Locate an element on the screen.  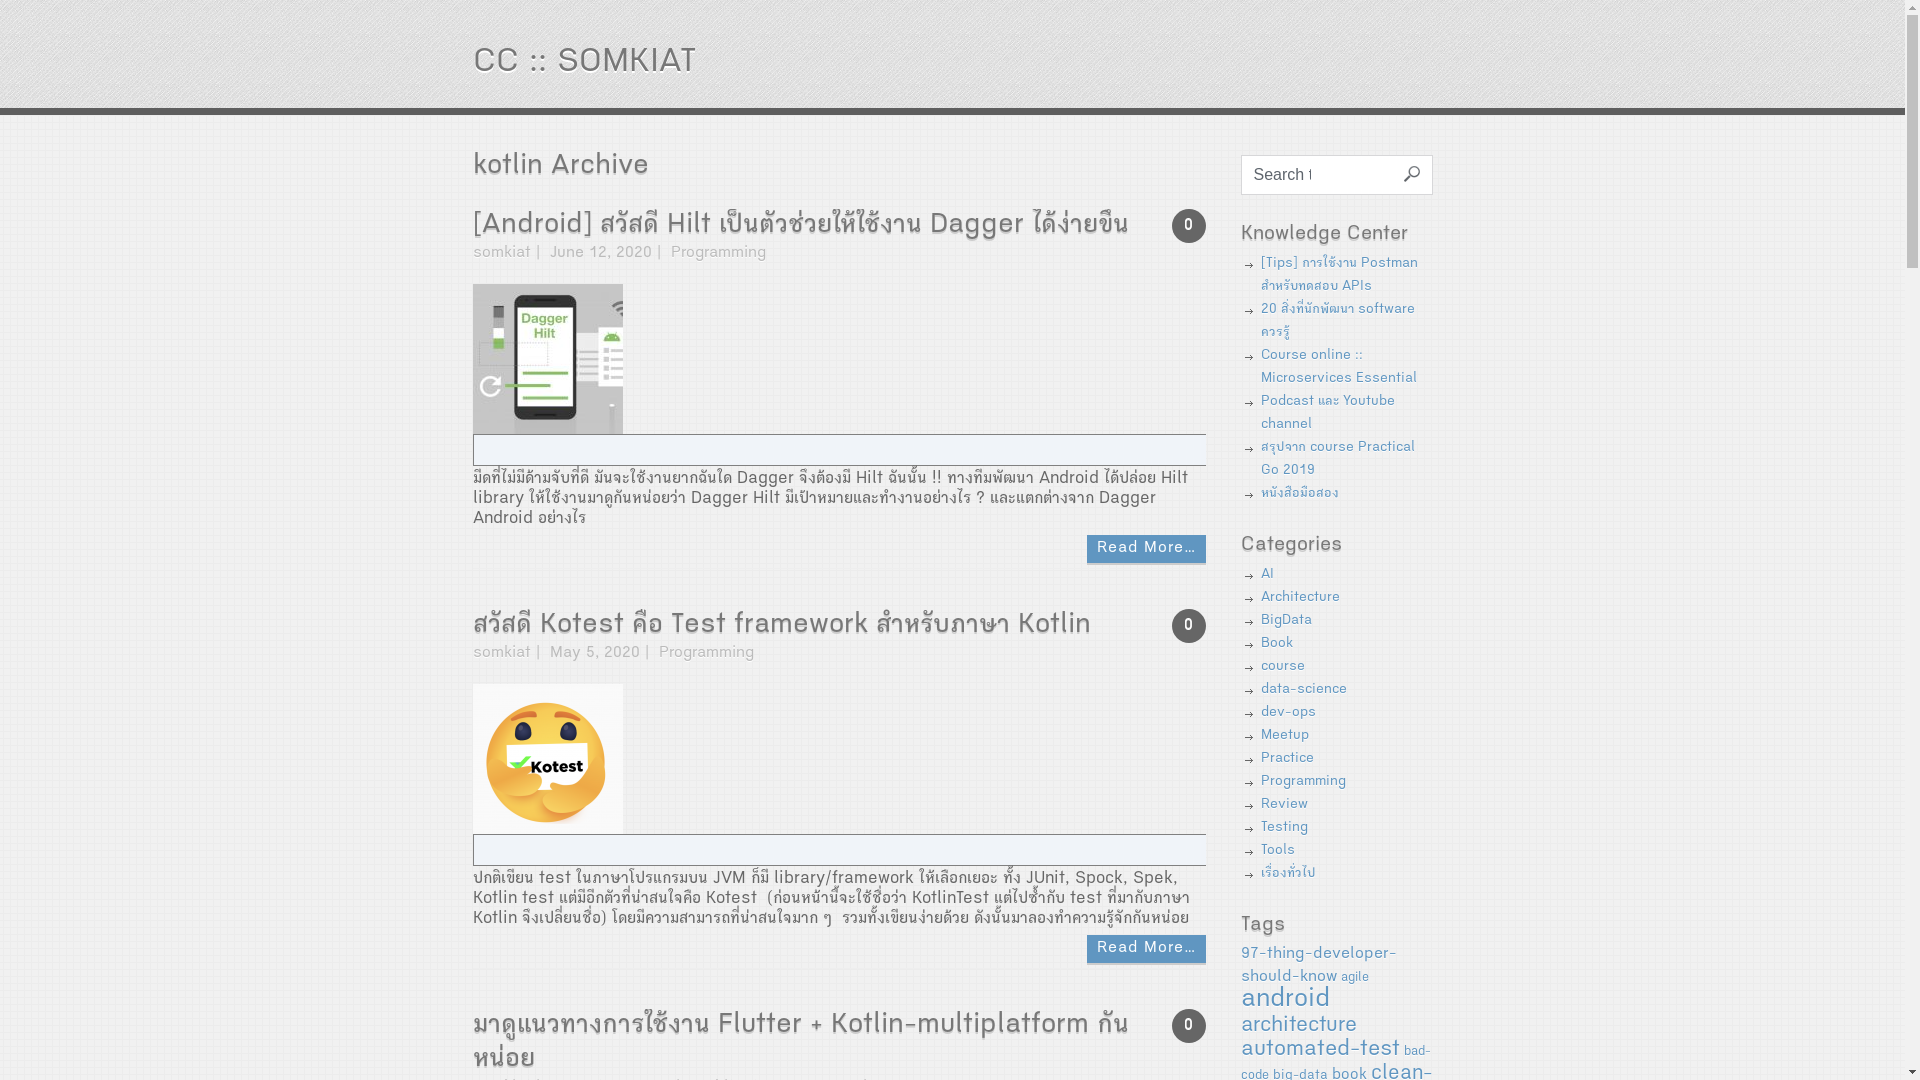
'Review' is located at coordinates (1283, 804).